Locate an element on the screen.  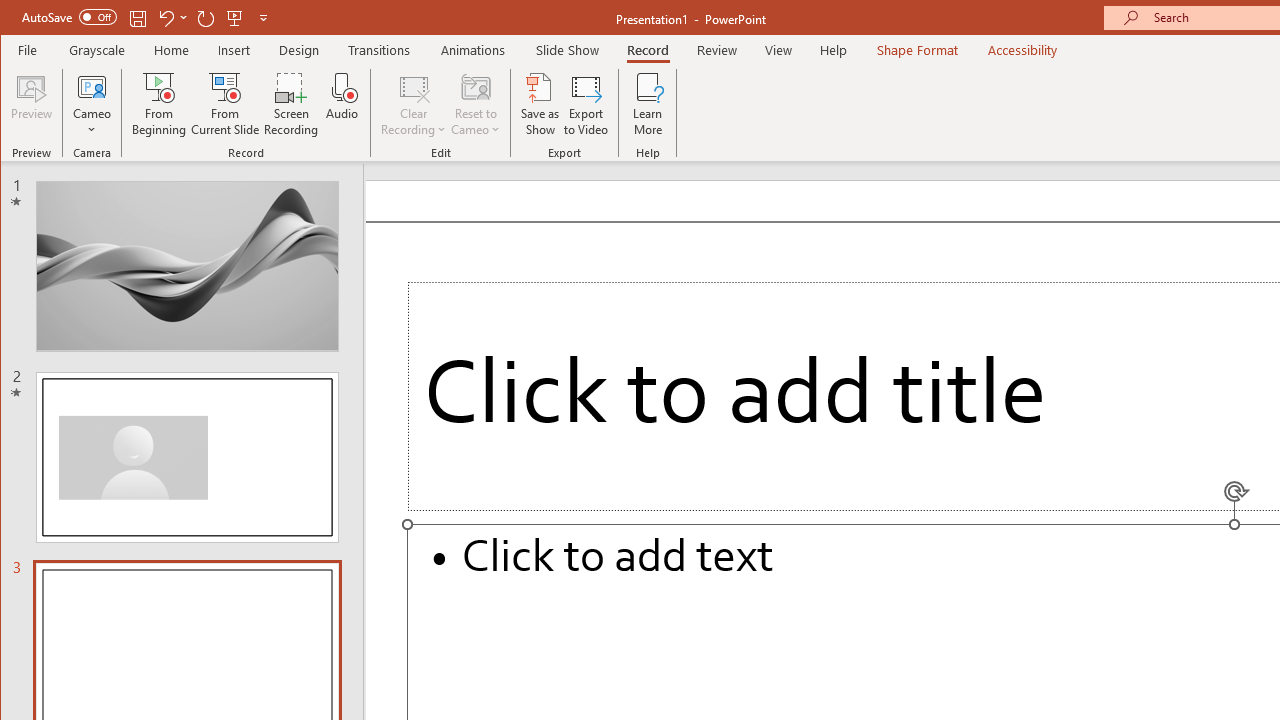
'Grayscale' is located at coordinates (96, 49).